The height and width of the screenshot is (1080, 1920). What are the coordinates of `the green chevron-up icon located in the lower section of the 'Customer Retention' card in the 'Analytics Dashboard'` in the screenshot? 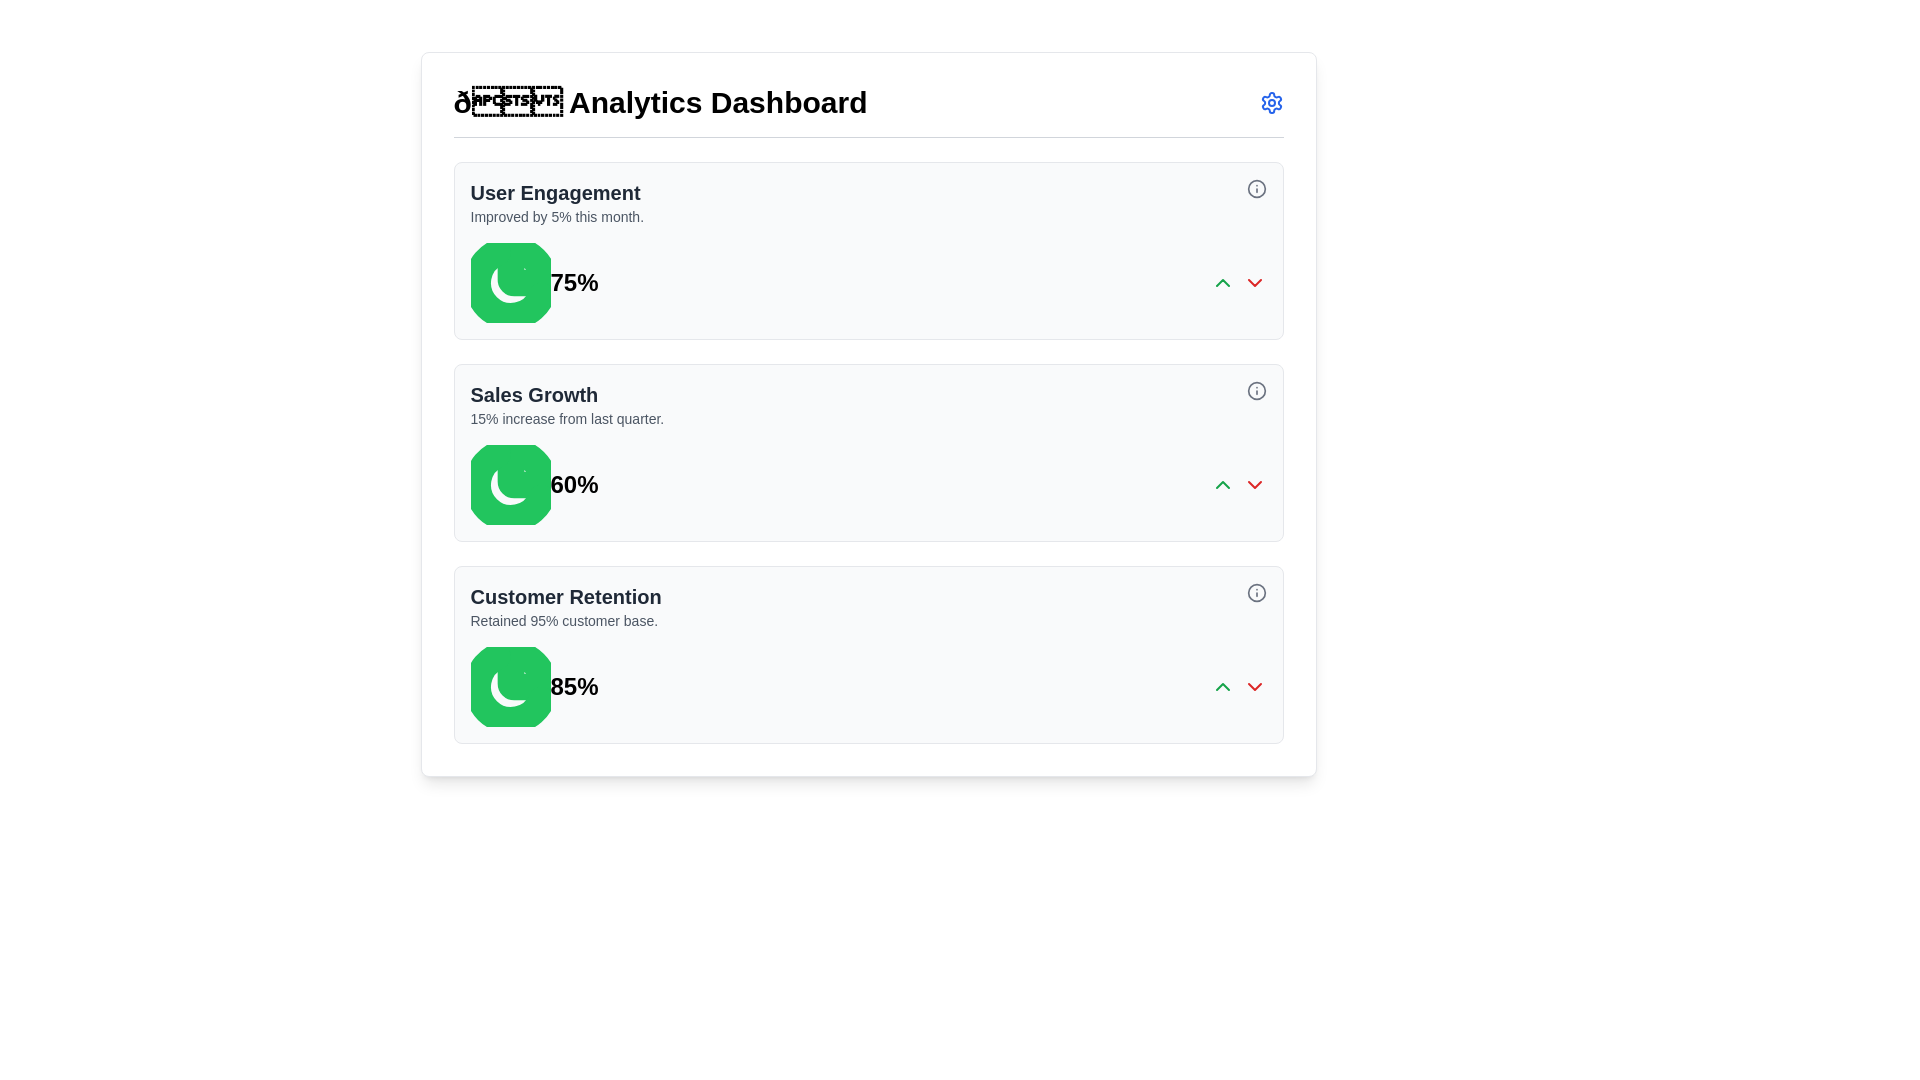 It's located at (1221, 685).